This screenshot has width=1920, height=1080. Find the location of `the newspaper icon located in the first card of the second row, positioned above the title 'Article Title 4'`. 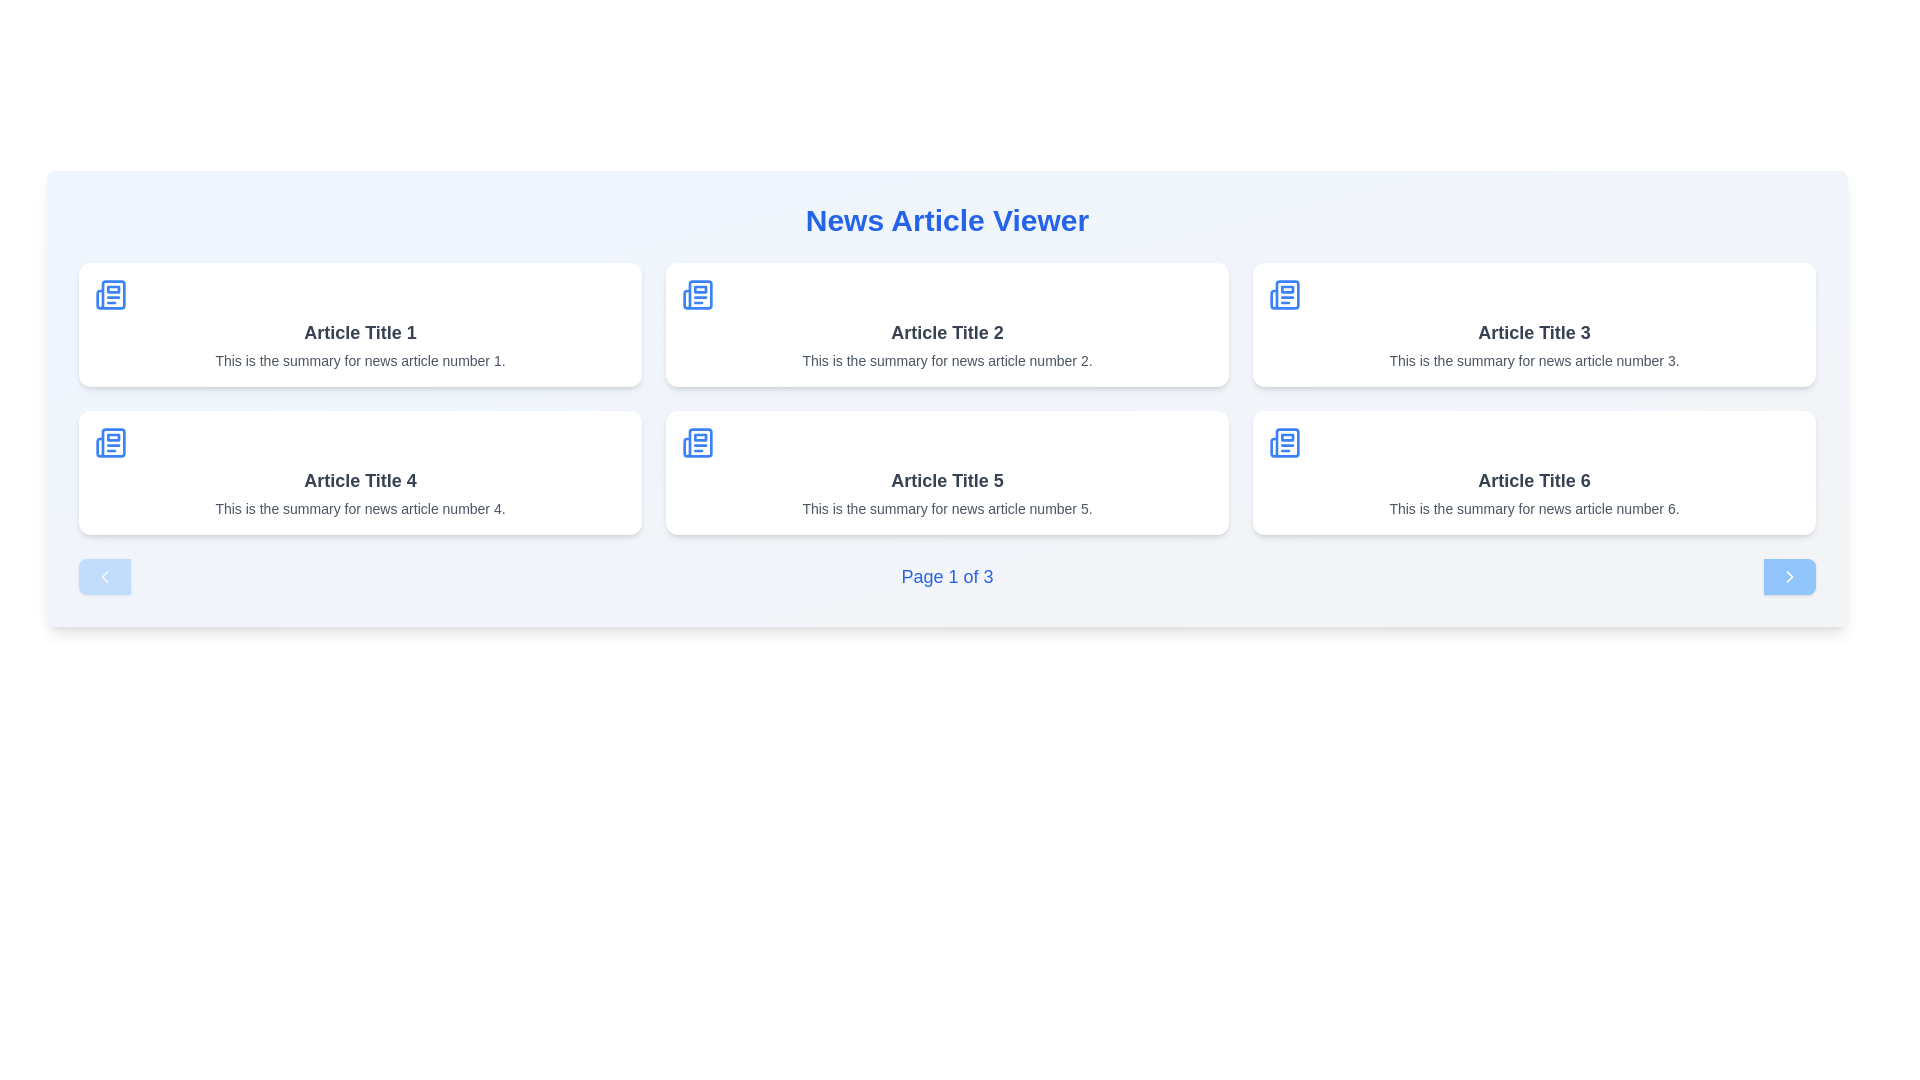

the newspaper icon located in the first card of the second row, positioned above the title 'Article Title 4' is located at coordinates (109, 442).